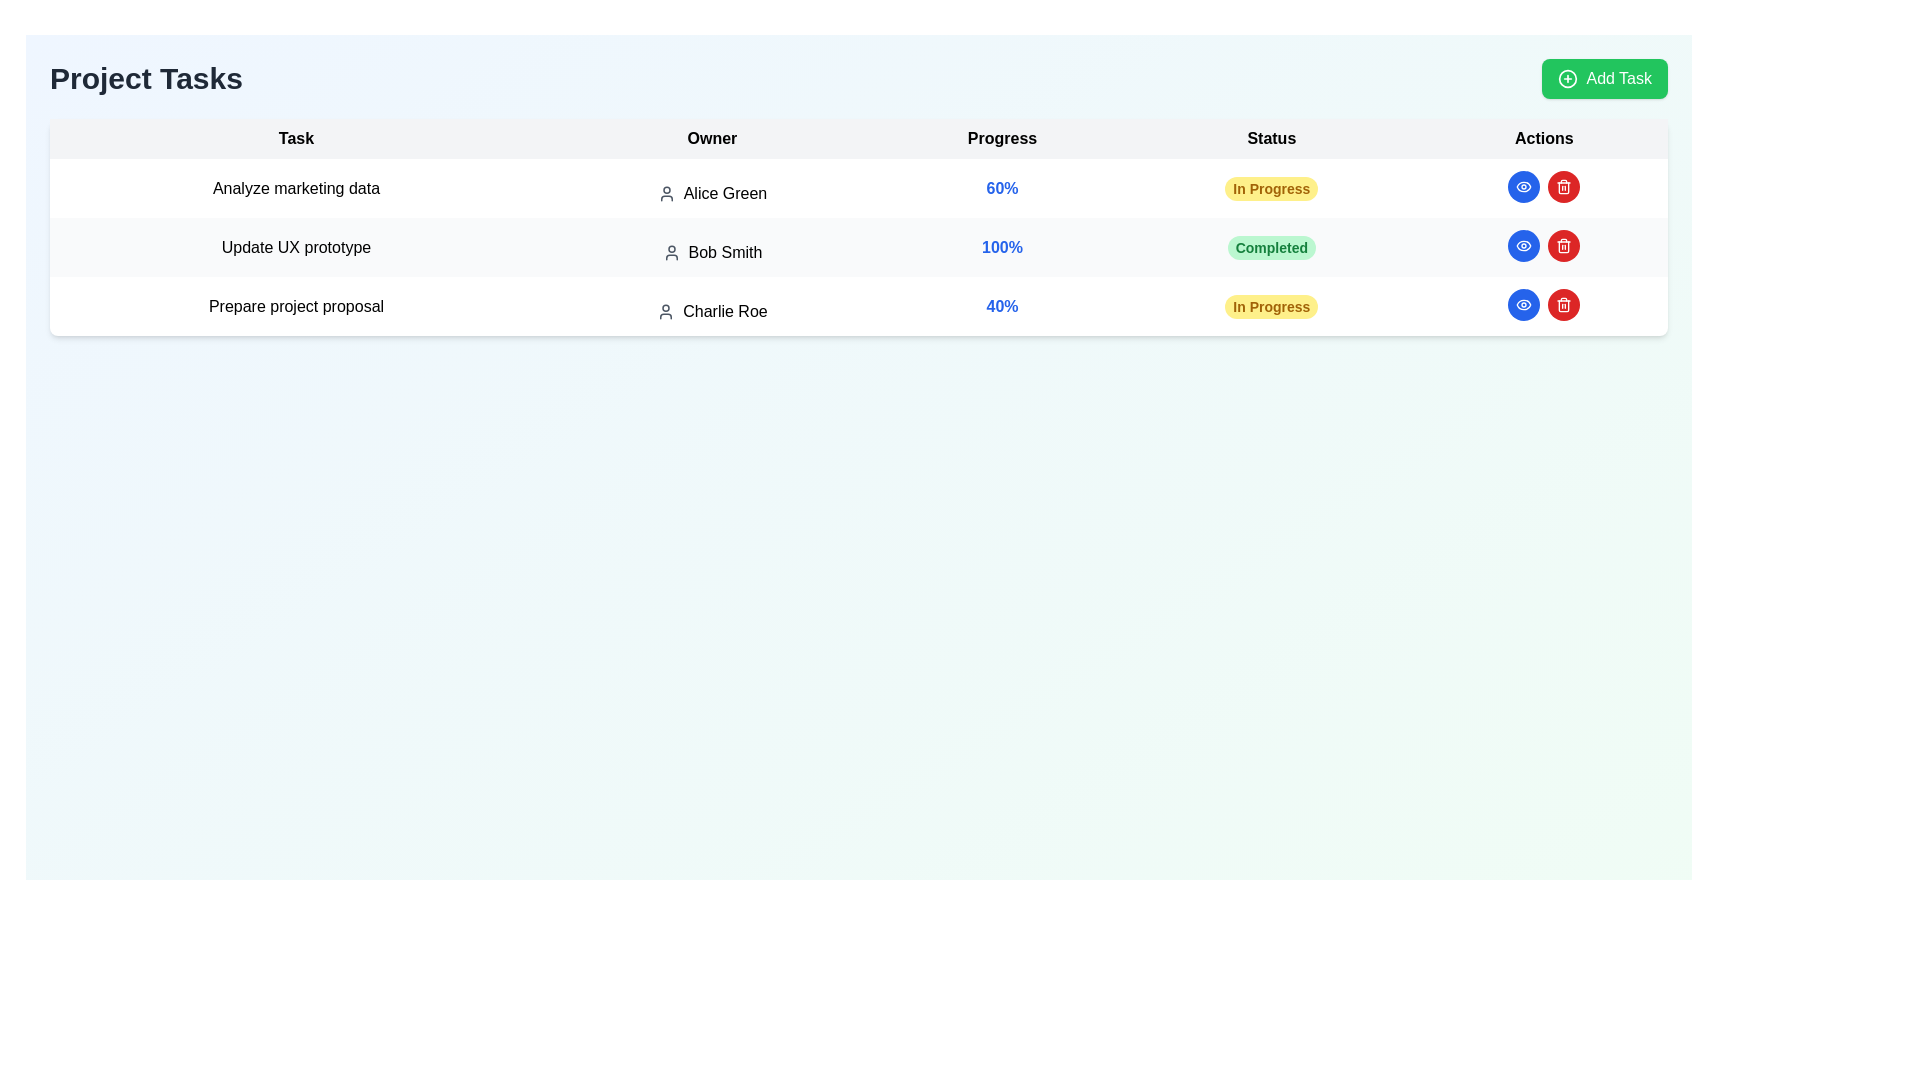  Describe the element at coordinates (295, 246) in the screenshot. I see `the bold, centered text element displaying 'Update UX prototype', which is located in the second row of the table under the 'Task' column, positioned between 'Analyze marketing data' and 'Prepare project proposal'` at that location.